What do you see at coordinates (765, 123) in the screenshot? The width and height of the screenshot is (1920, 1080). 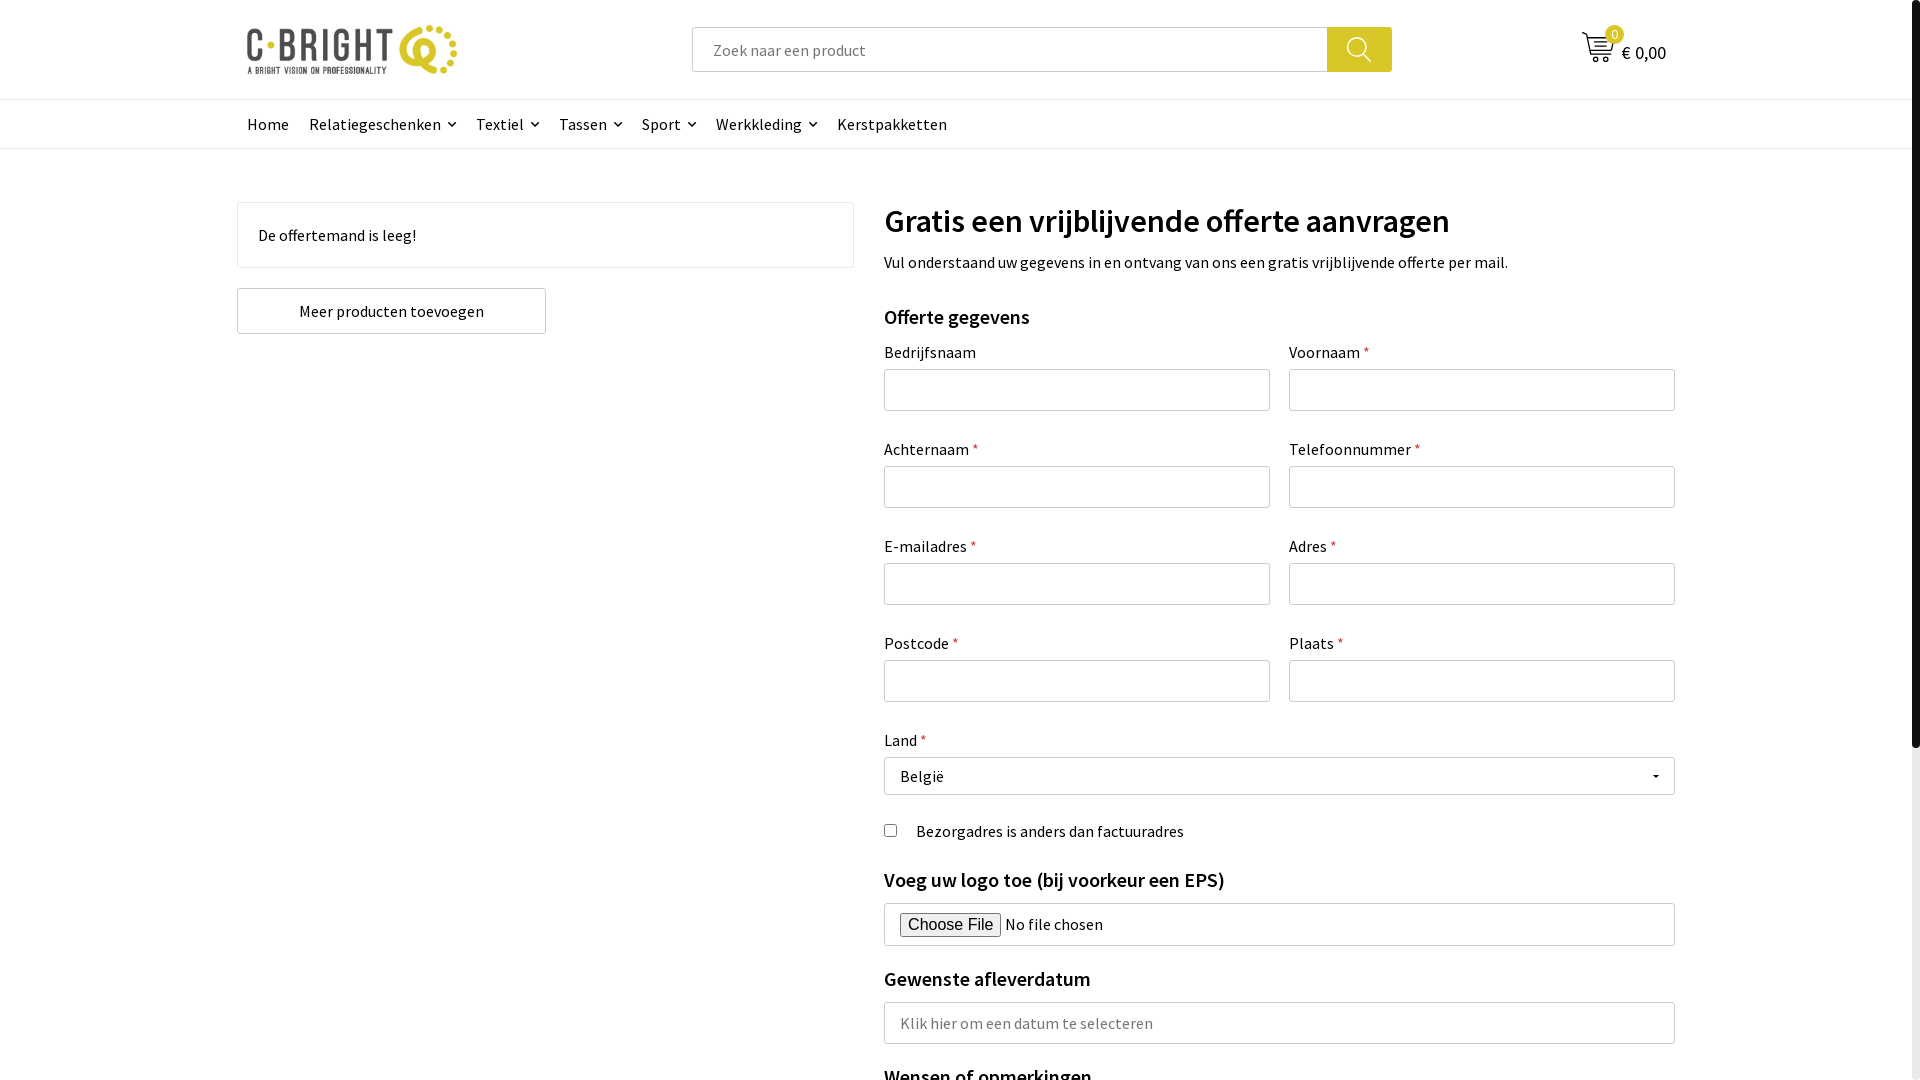 I see `'Werkkleding'` at bounding box center [765, 123].